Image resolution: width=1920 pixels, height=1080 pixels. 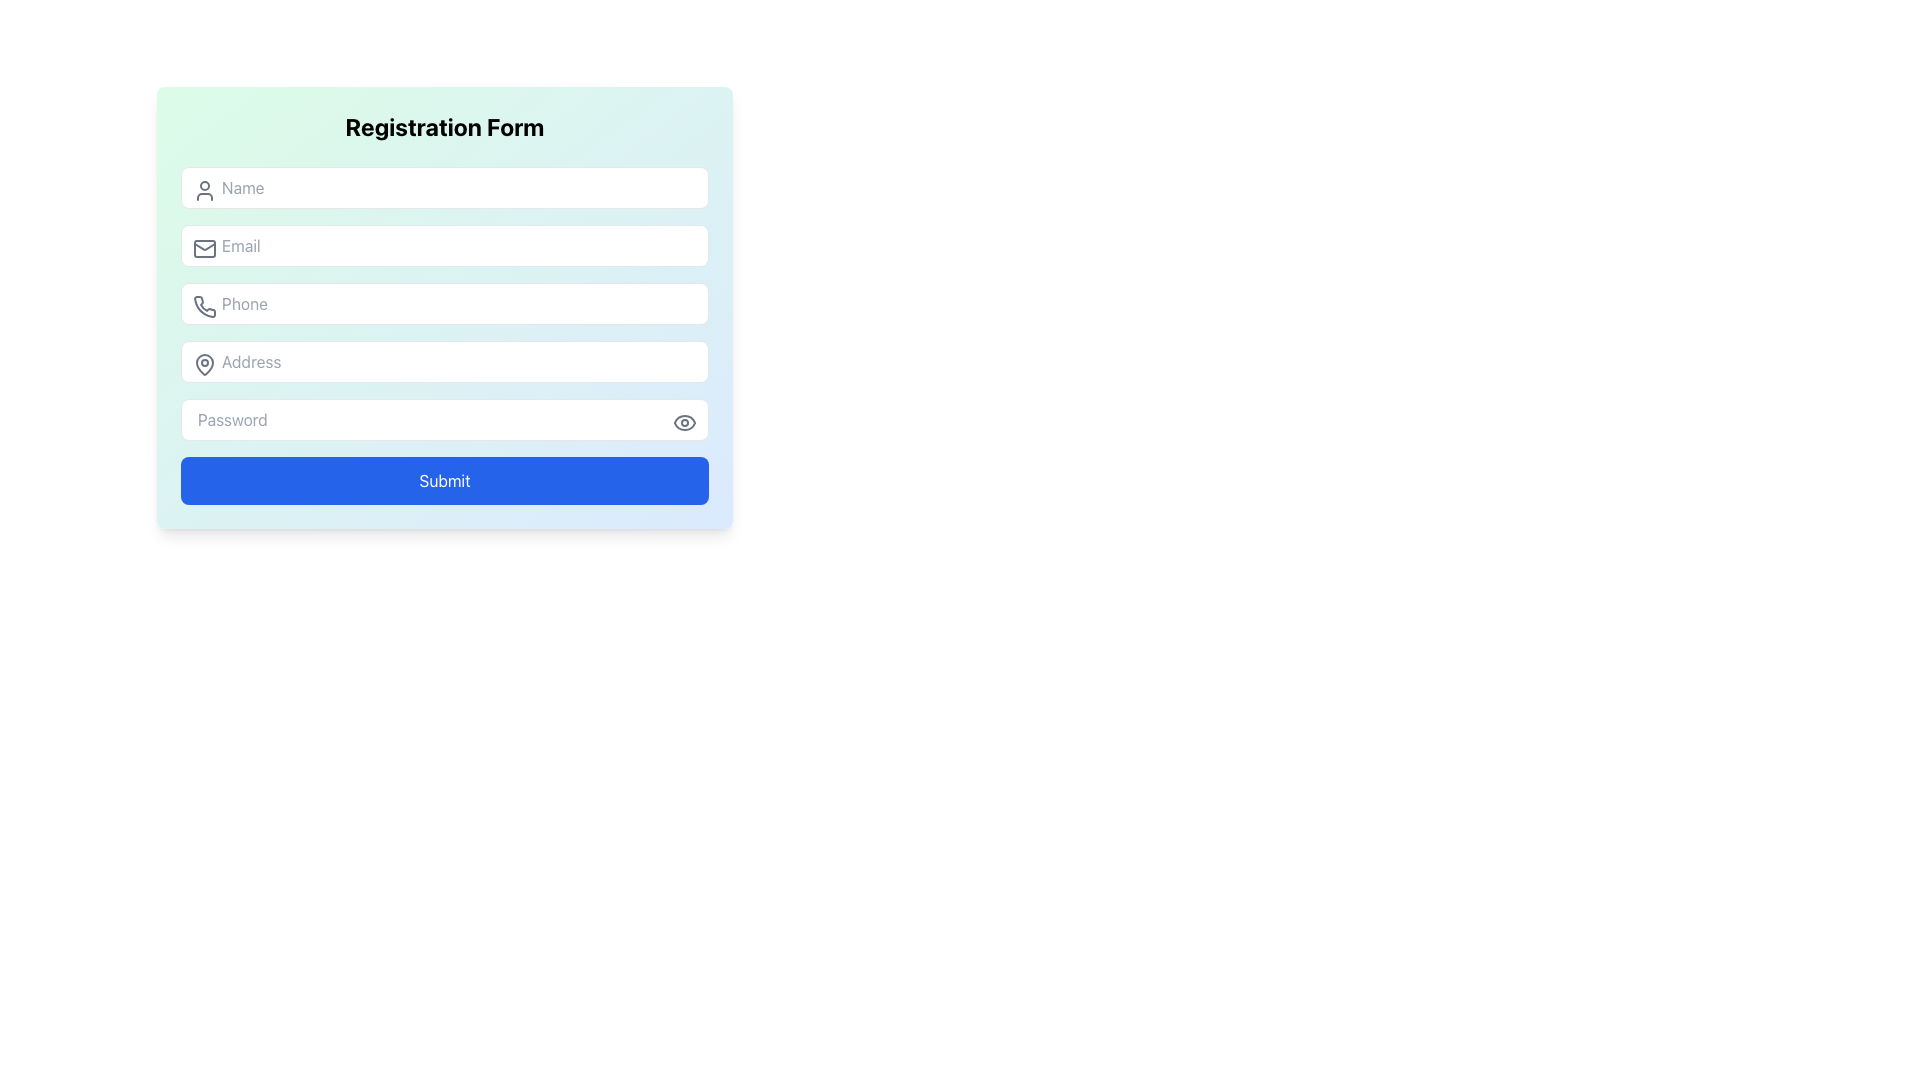 What do you see at coordinates (205, 191) in the screenshot?
I see `the user-related icon located in the top-left corner of the 'Name' input field within the registration form to improve usability and accessibility` at bounding box center [205, 191].